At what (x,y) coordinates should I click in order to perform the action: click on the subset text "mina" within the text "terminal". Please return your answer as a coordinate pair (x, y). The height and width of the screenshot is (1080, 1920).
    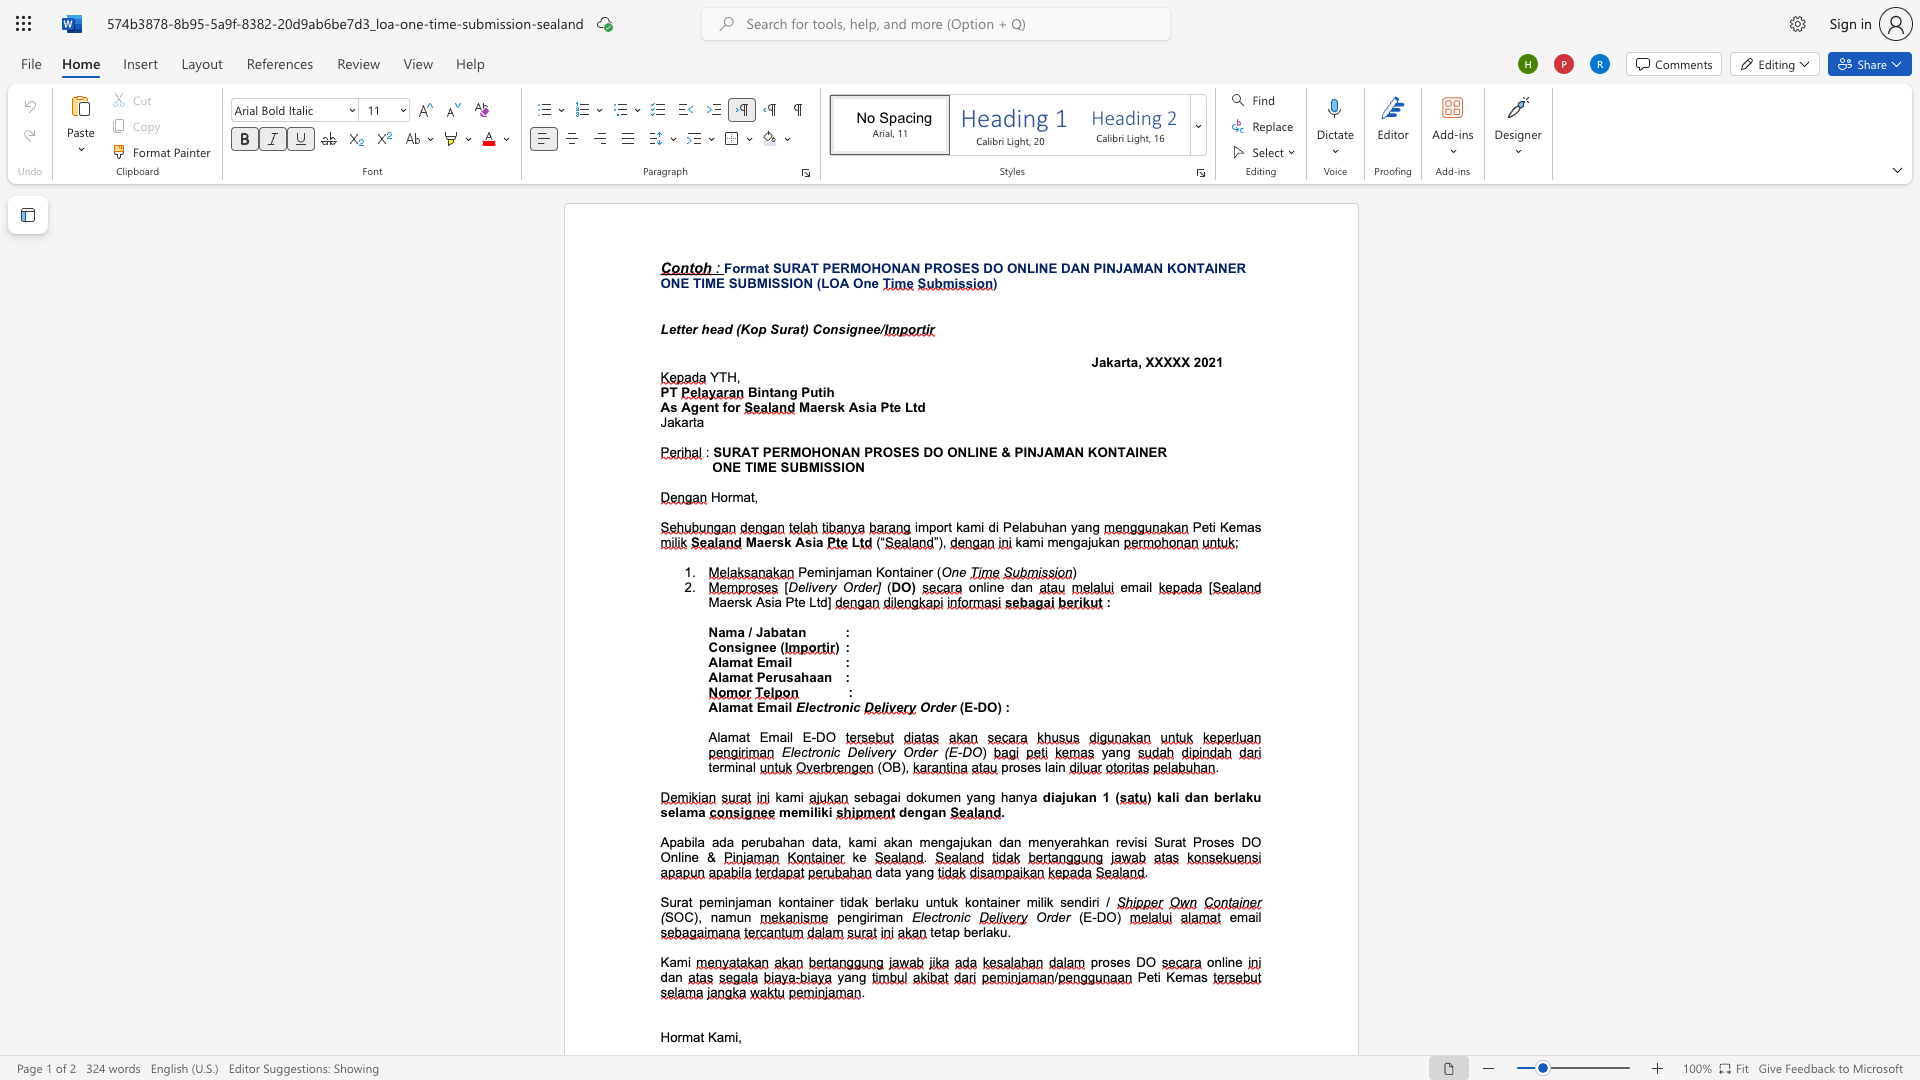
    Looking at the image, I should click on (723, 766).